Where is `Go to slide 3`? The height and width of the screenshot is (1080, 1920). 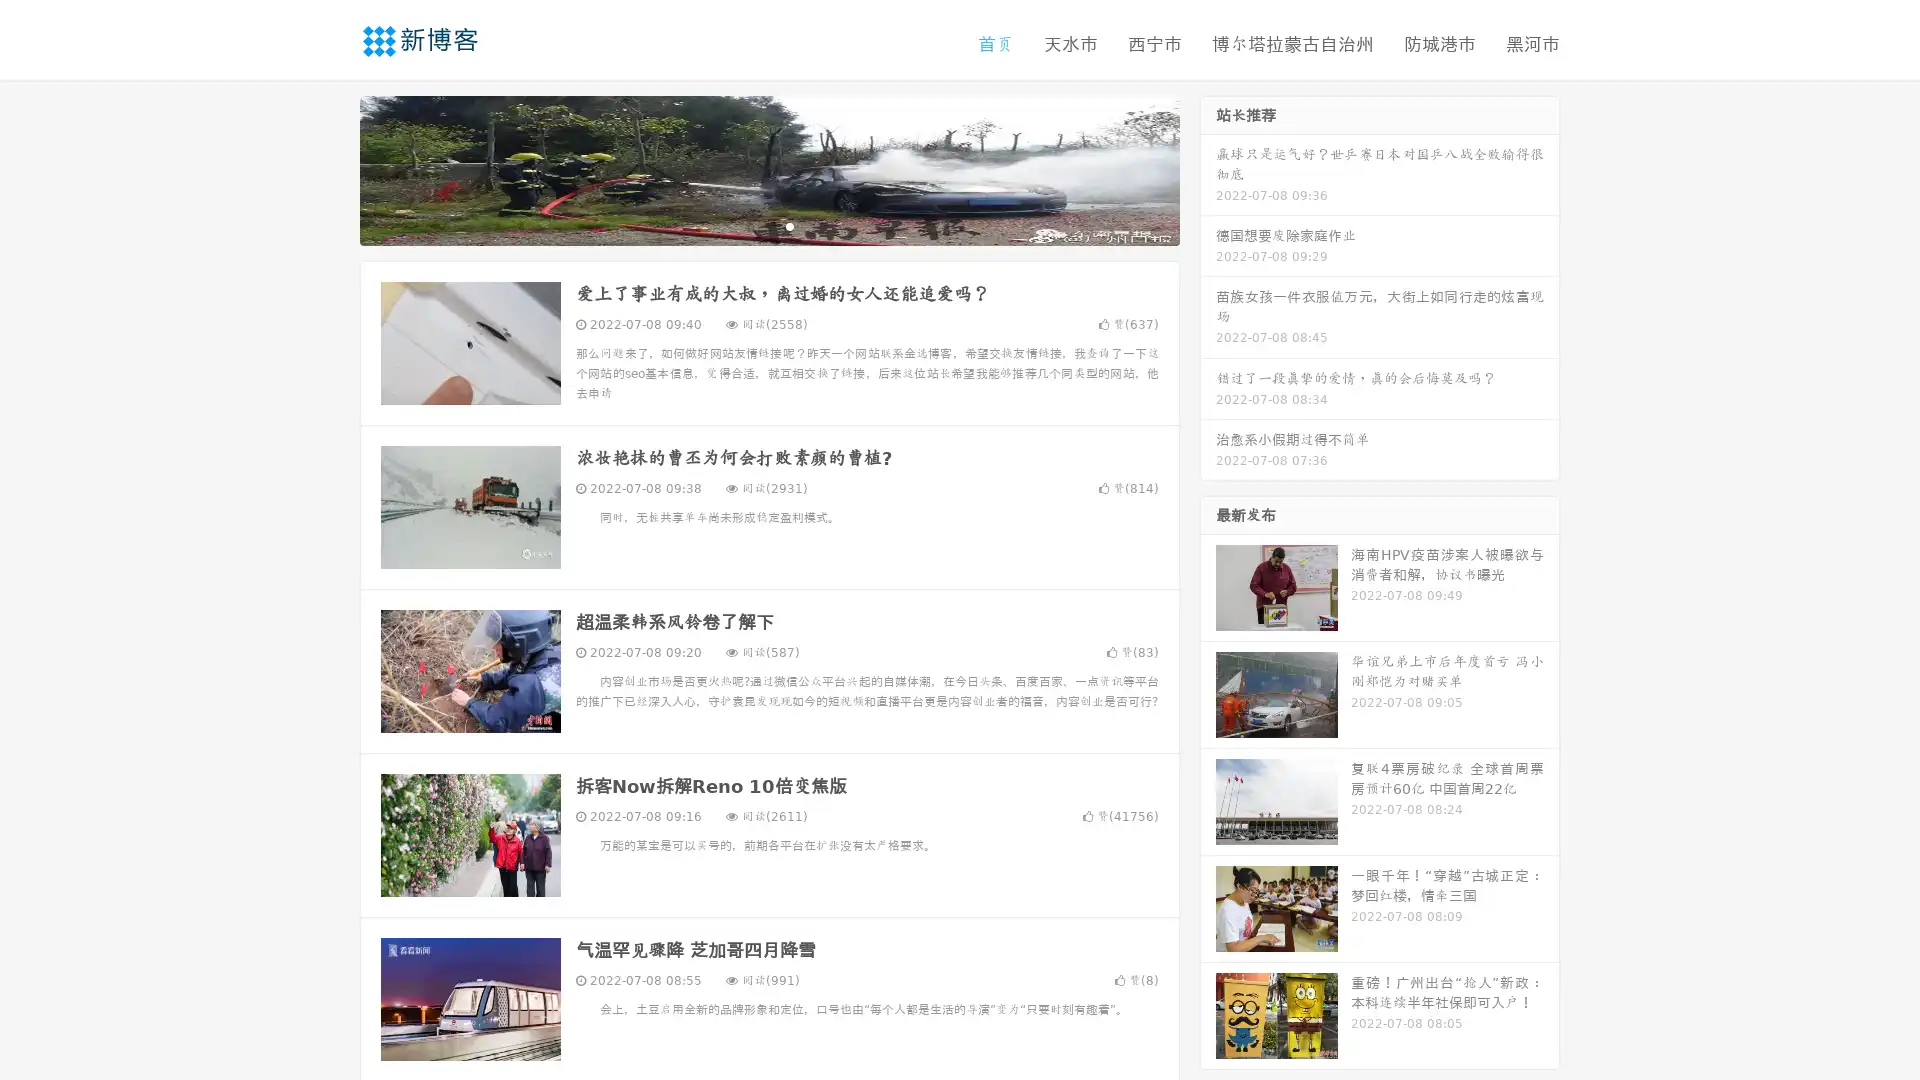
Go to slide 3 is located at coordinates (789, 225).